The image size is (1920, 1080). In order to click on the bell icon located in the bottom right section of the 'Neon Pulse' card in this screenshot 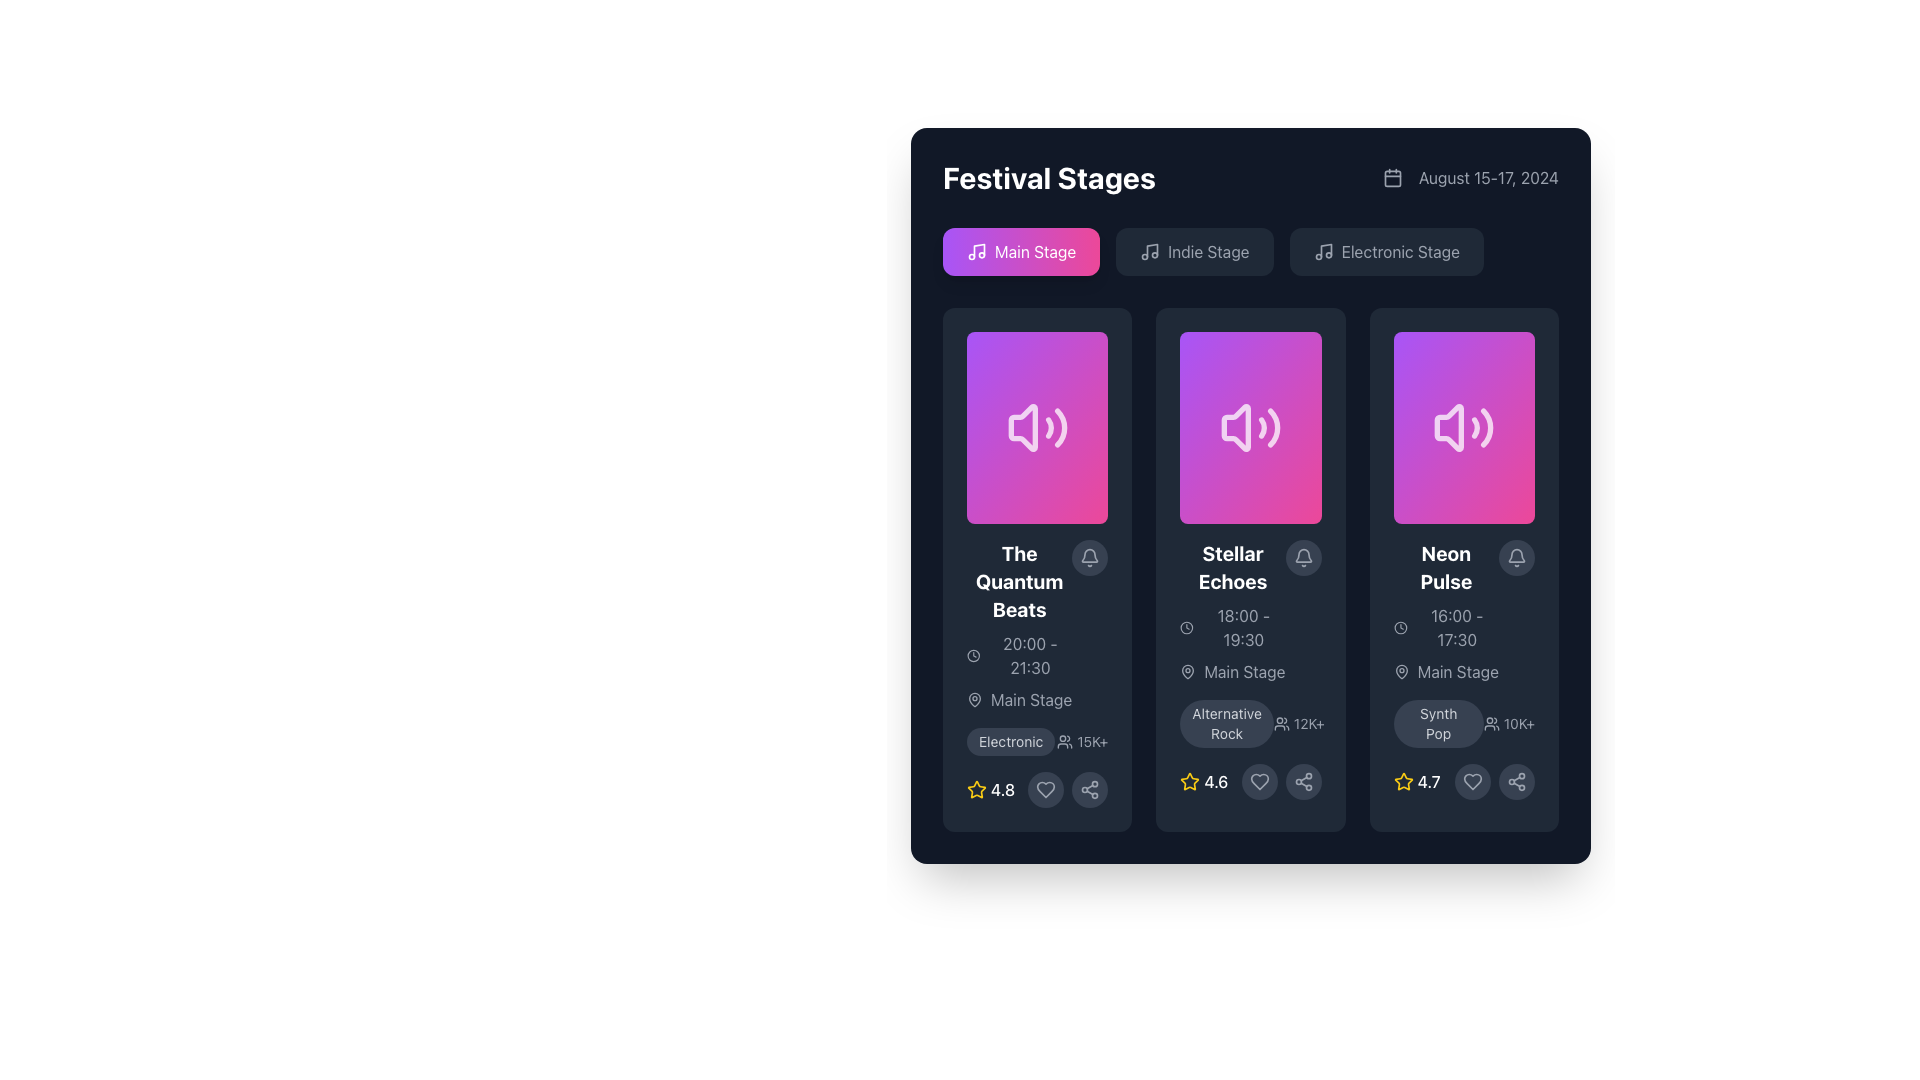, I will do `click(1516, 558)`.